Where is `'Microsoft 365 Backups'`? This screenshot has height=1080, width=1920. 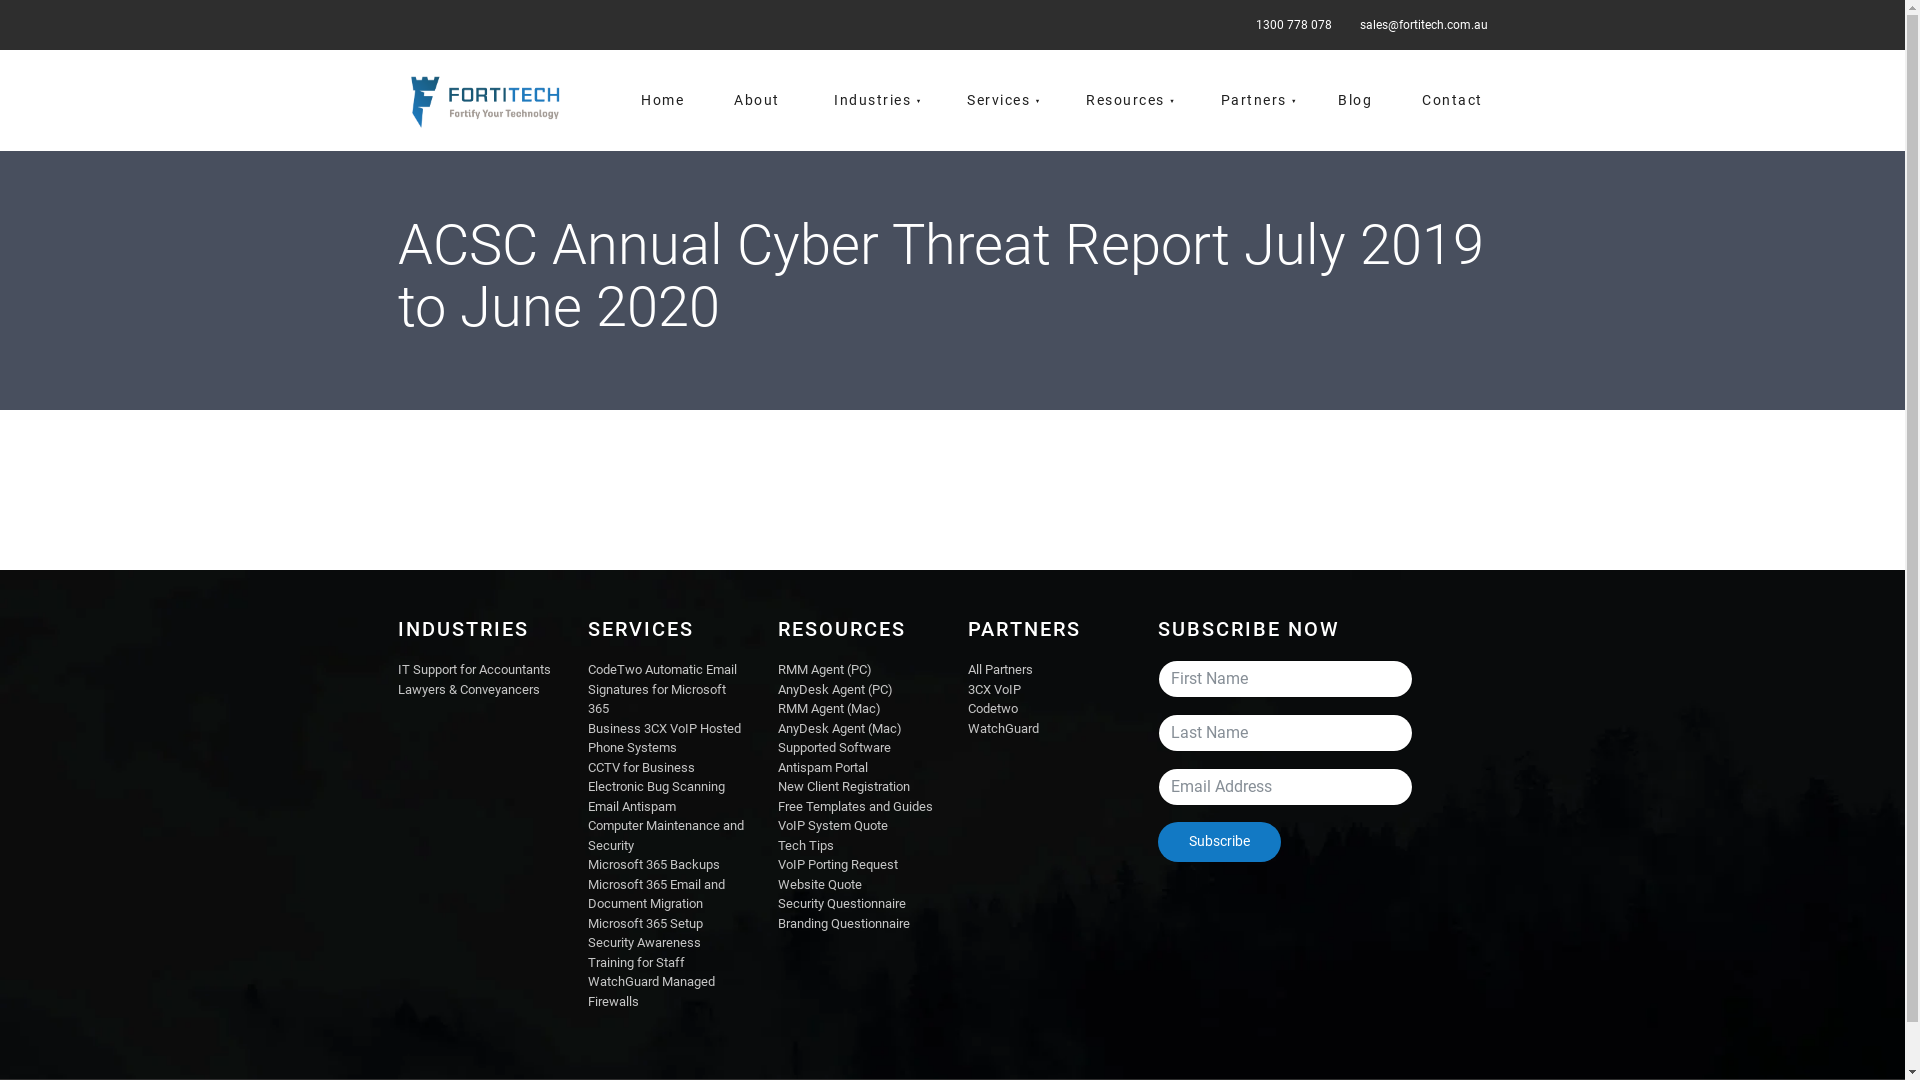
'Microsoft 365 Backups' is located at coordinates (653, 863).